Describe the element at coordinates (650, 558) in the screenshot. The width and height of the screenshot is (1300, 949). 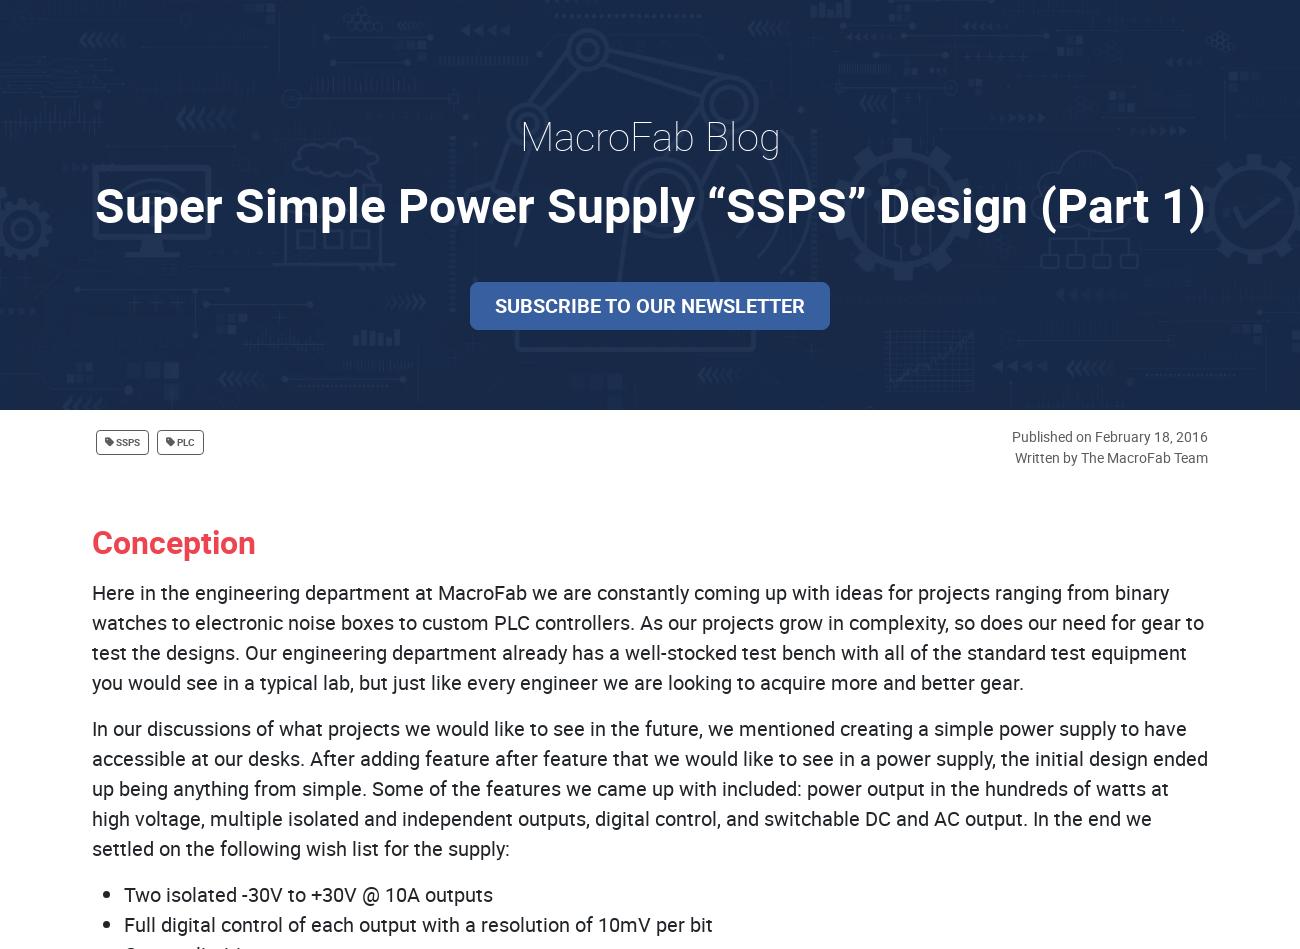
I see `'Guarantee Details'` at that location.